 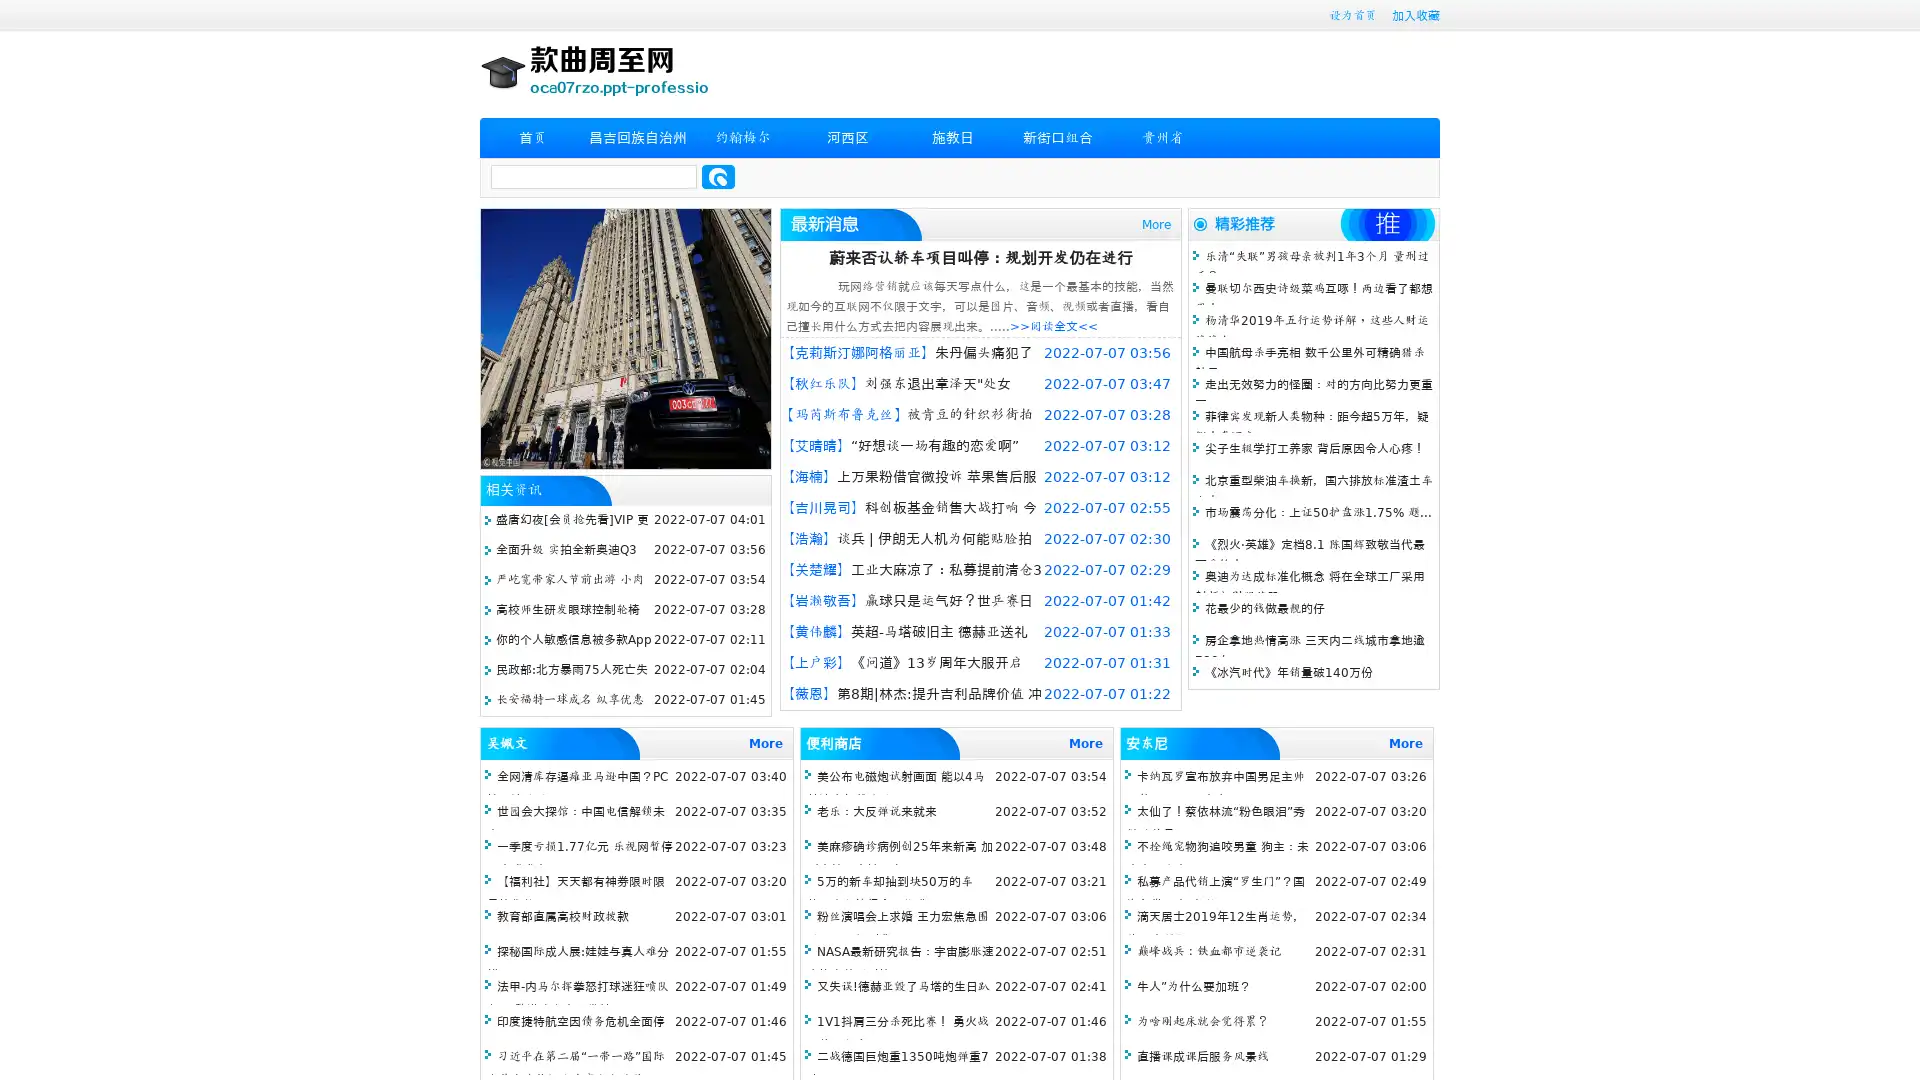 I want to click on Search, so click(x=718, y=176).